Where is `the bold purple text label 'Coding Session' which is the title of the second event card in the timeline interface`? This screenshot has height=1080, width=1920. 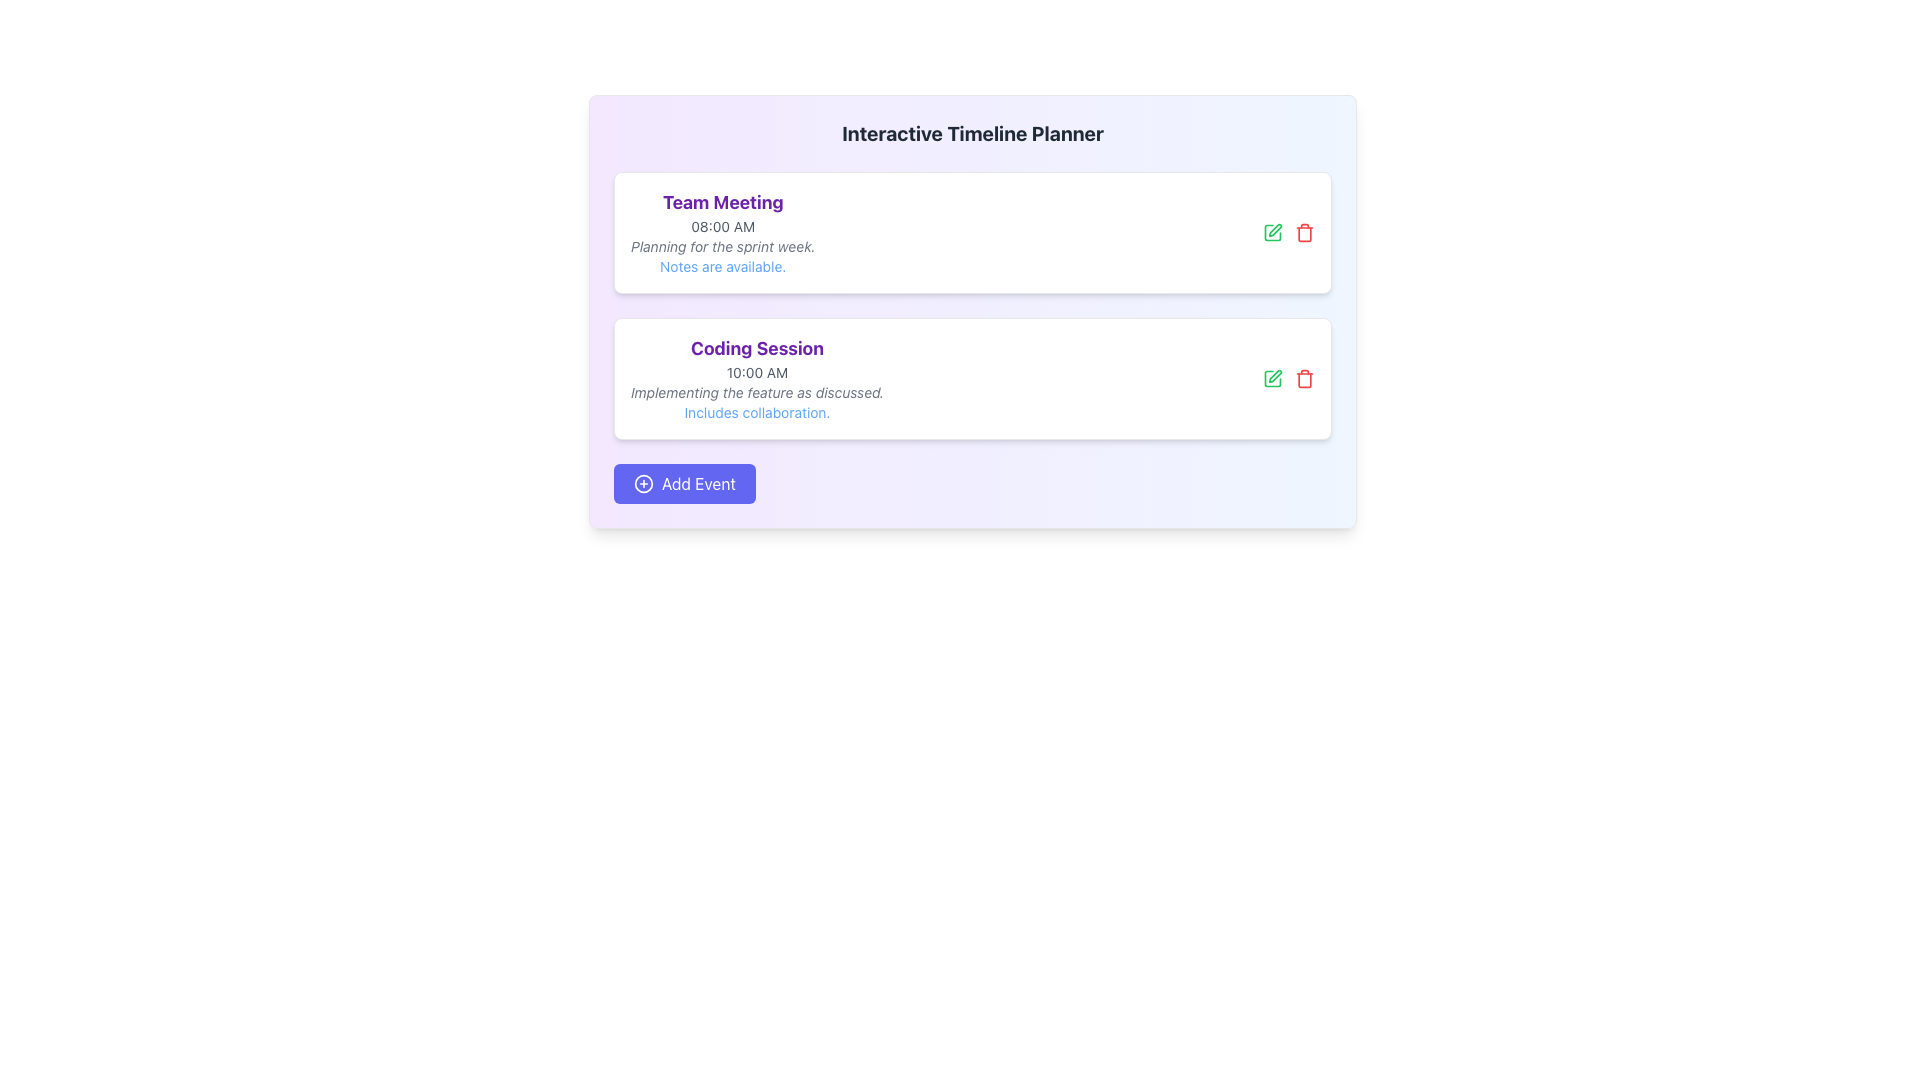
the bold purple text label 'Coding Session' which is the title of the second event card in the timeline interface is located at coordinates (756, 347).